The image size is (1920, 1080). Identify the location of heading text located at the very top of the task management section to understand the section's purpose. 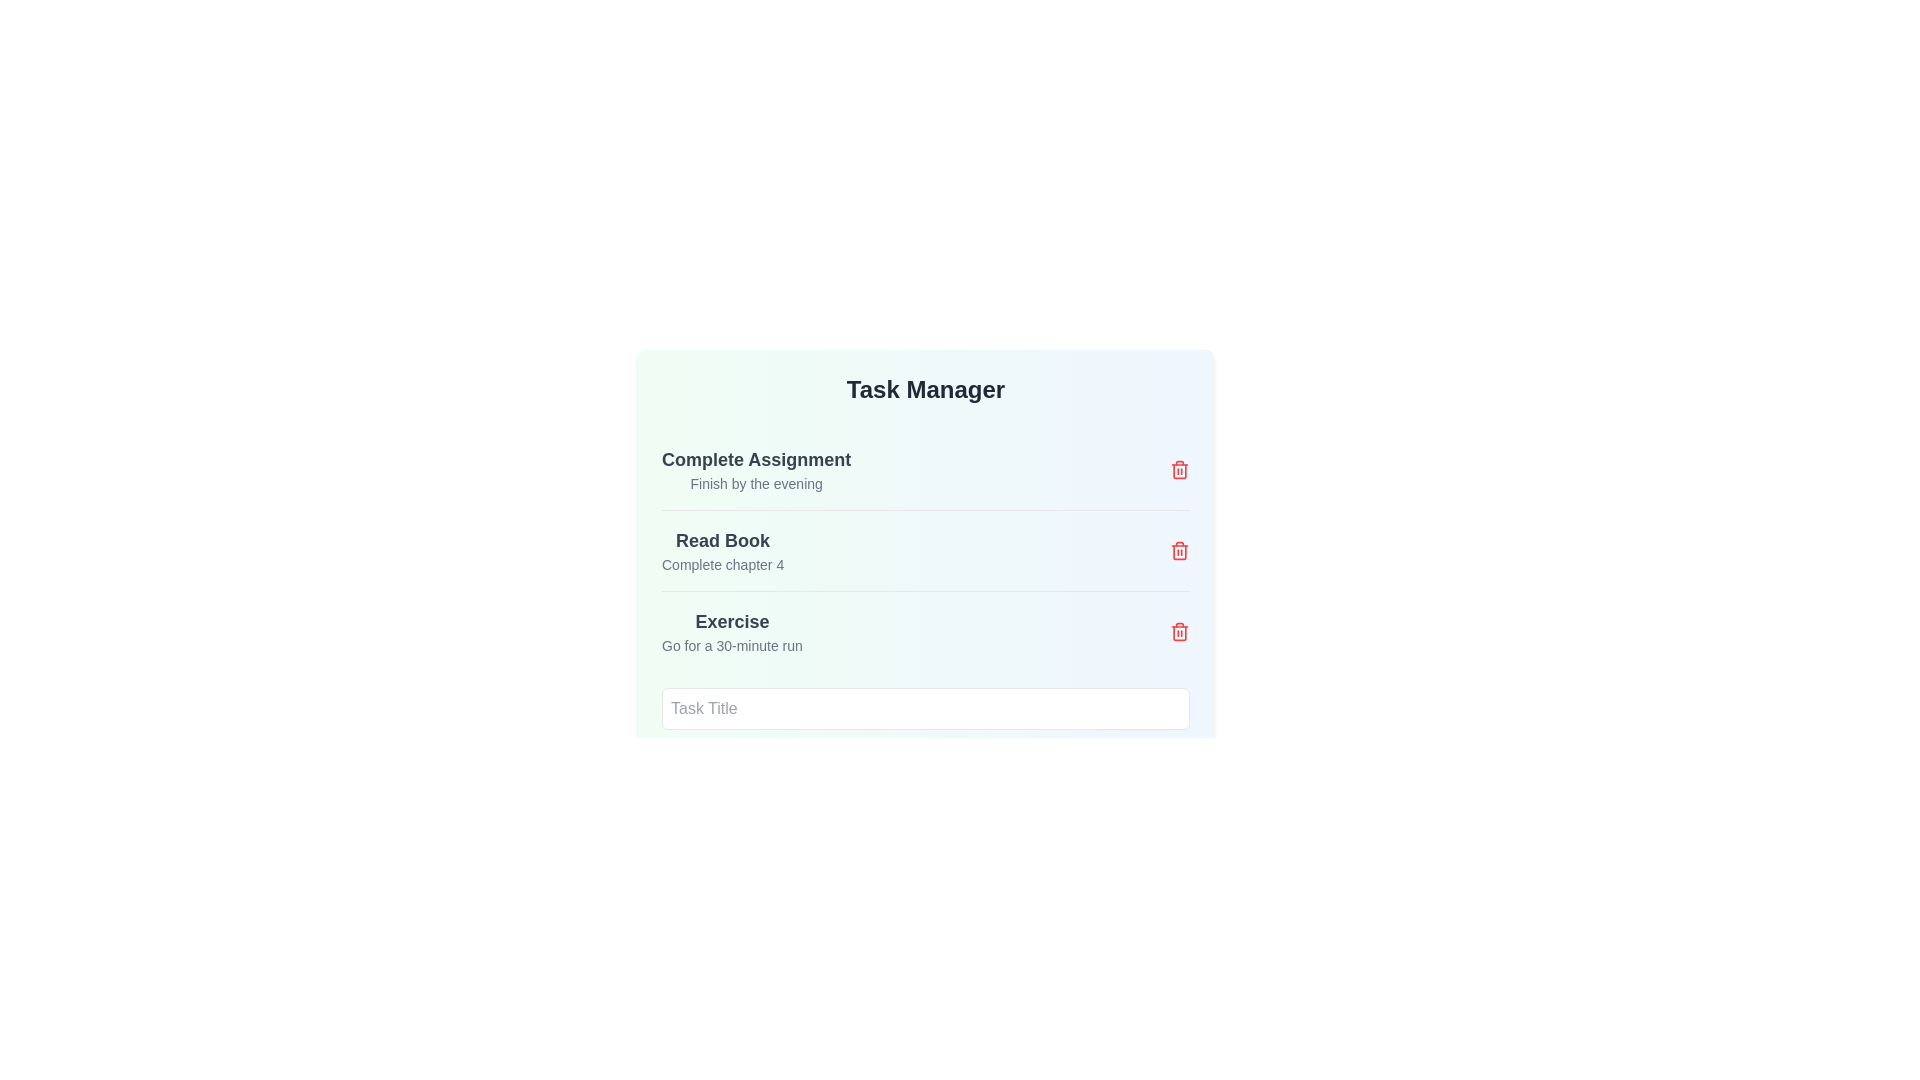
(925, 389).